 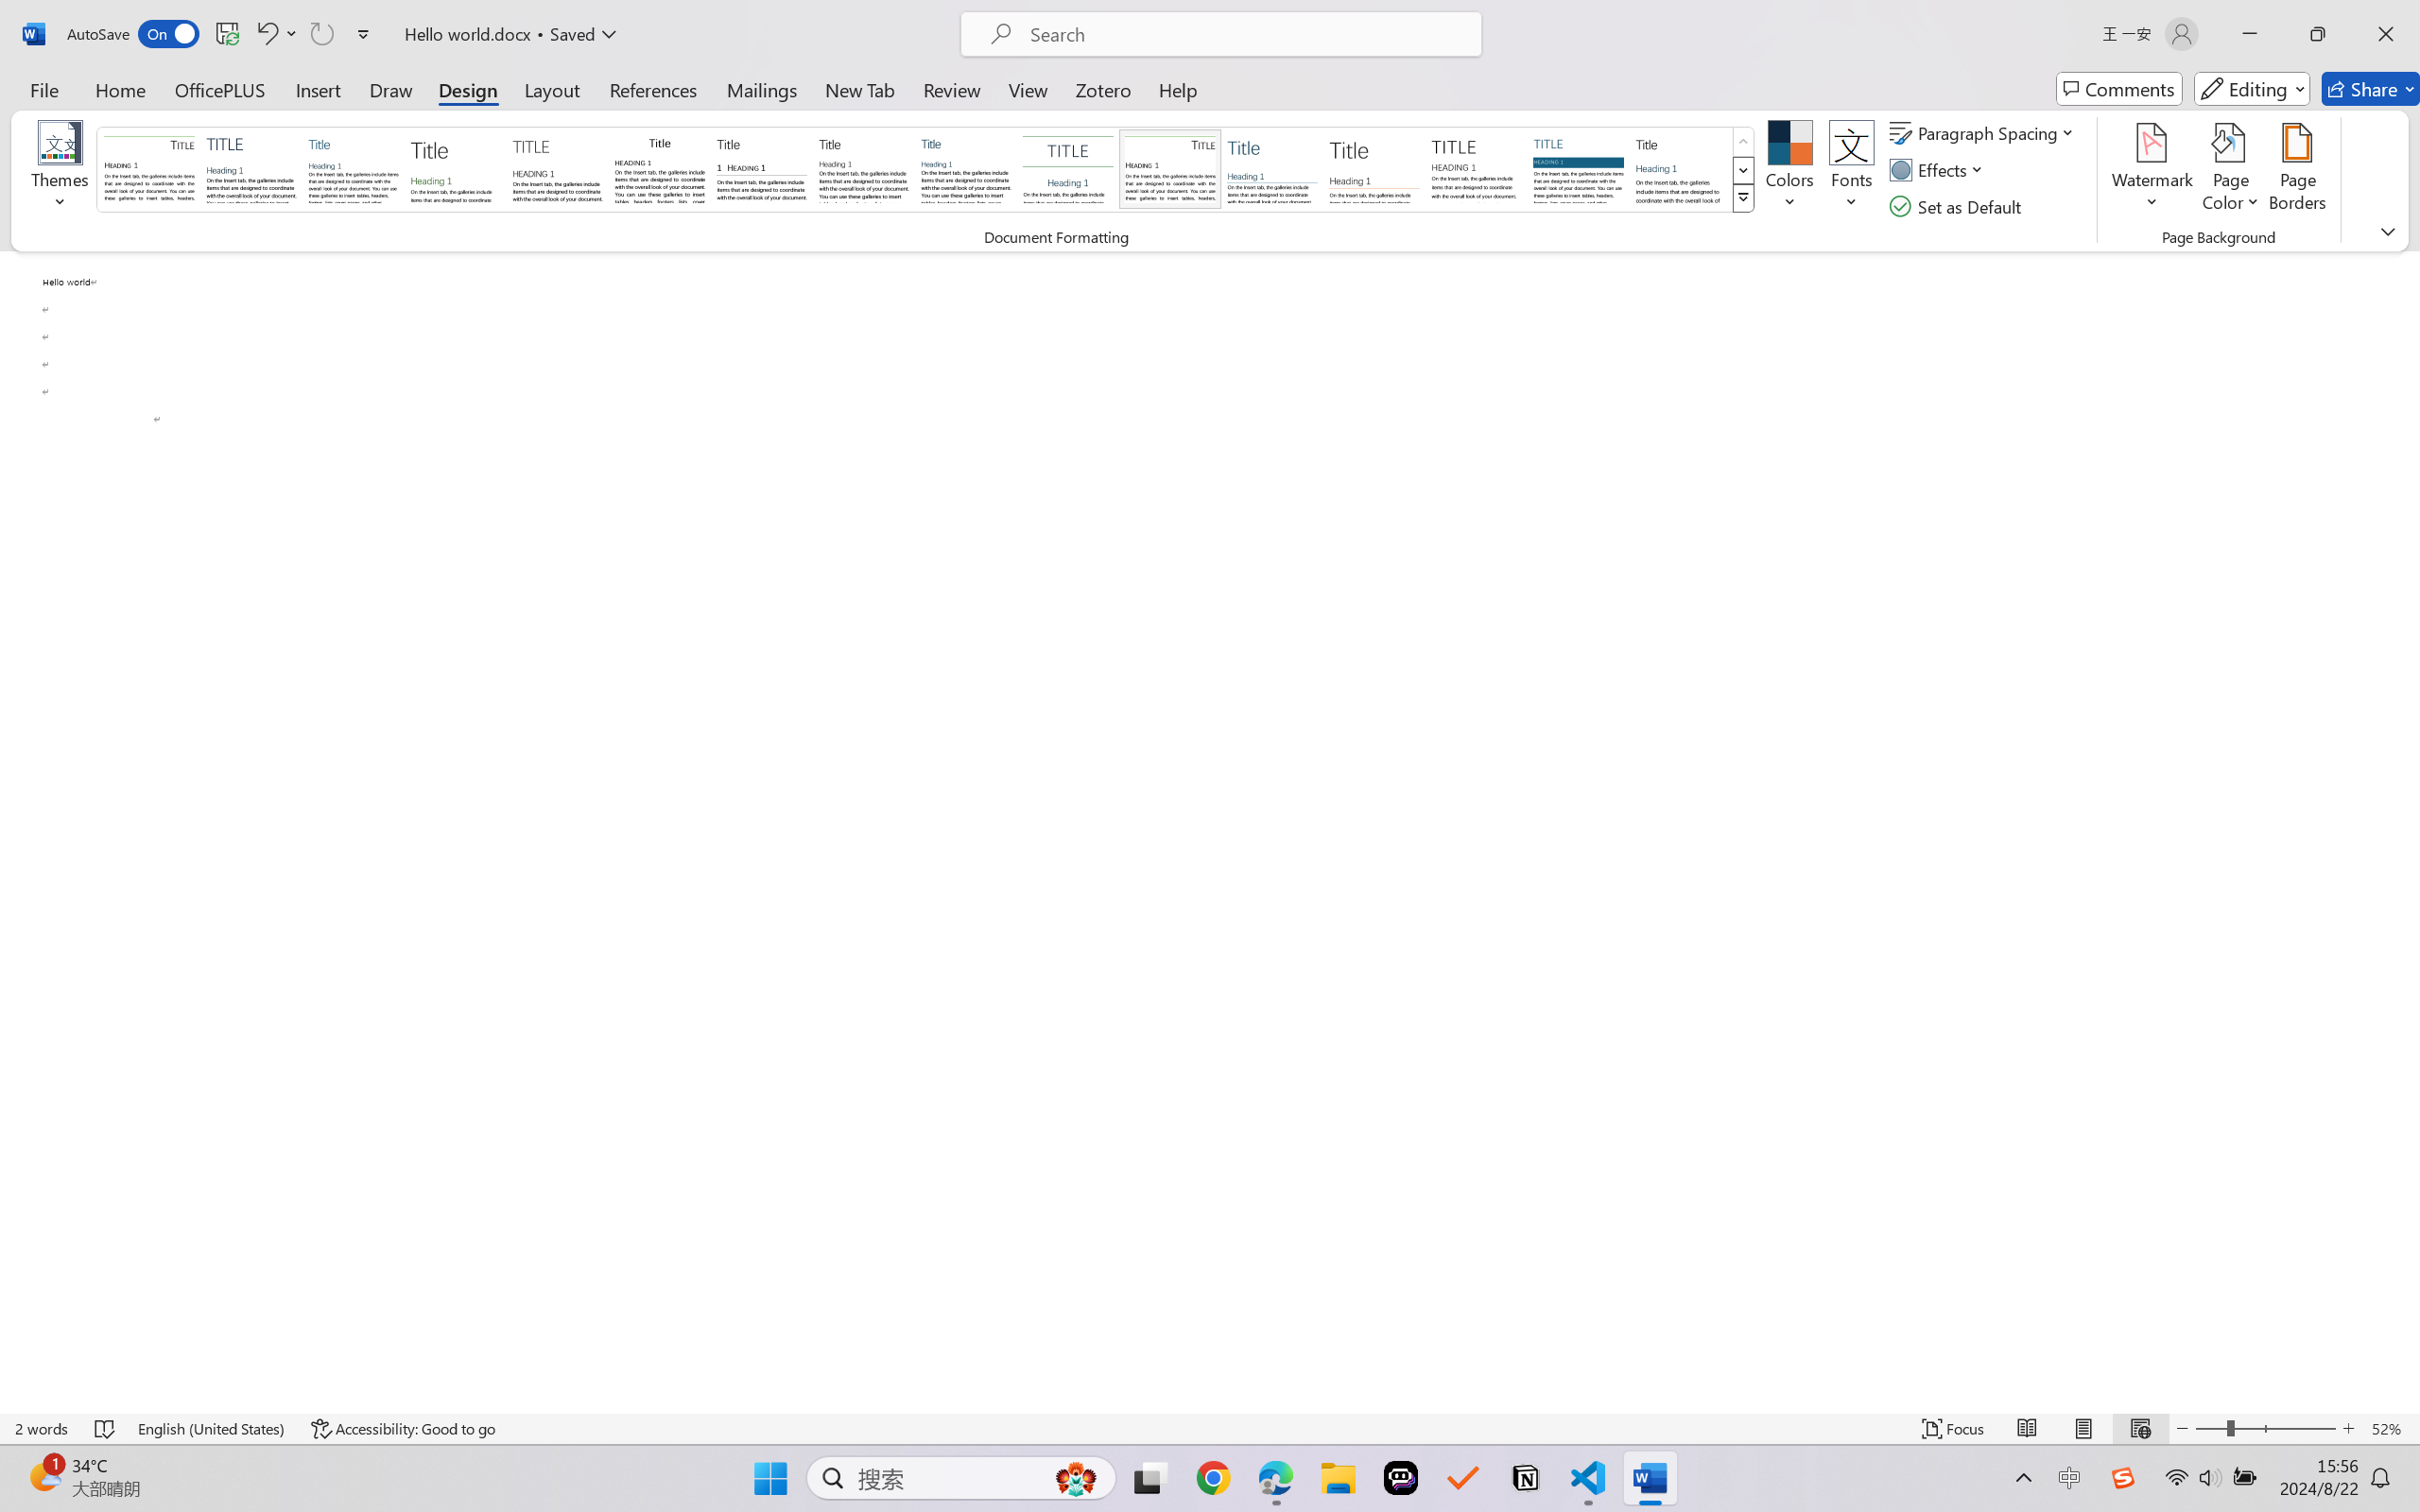 I want to click on 'Class: Image', so click(x=2122, y=1478).